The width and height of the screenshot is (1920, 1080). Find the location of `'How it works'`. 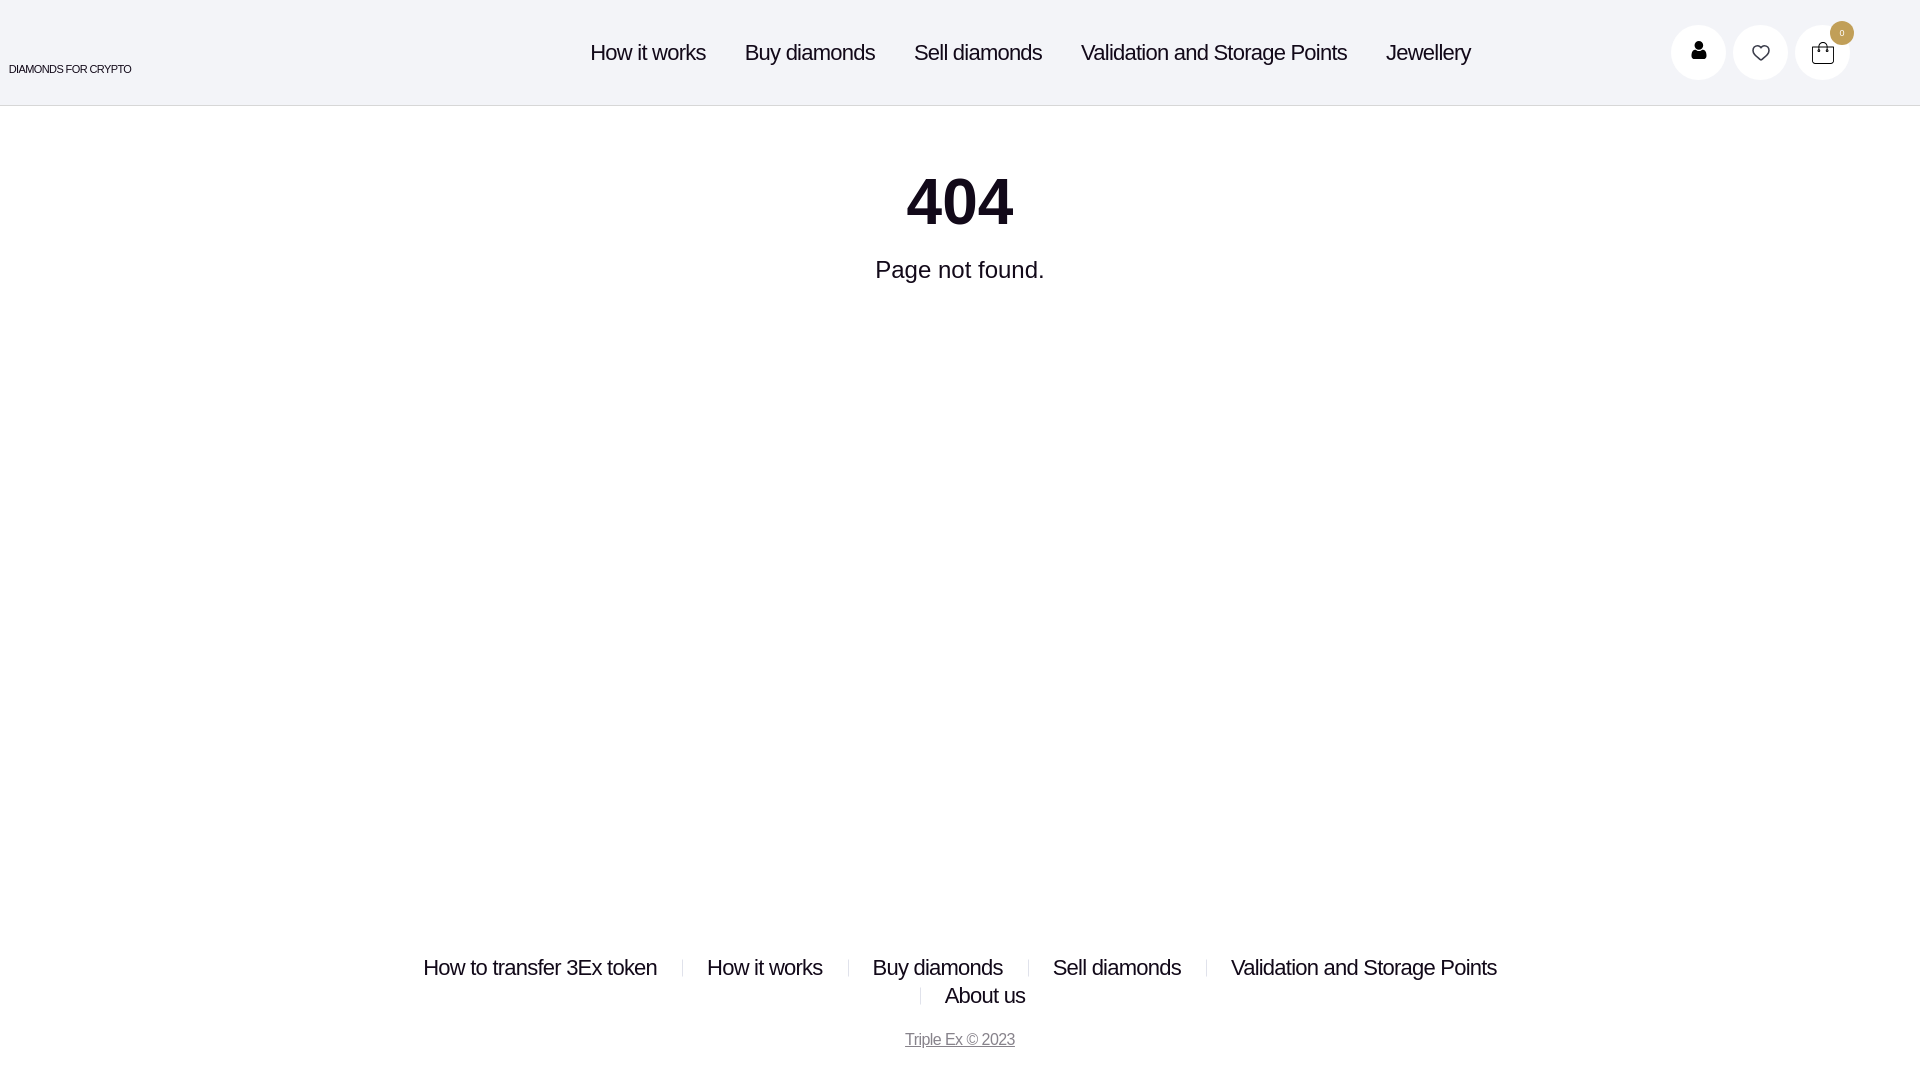

'How it works' is located at coordinates (589, 51).